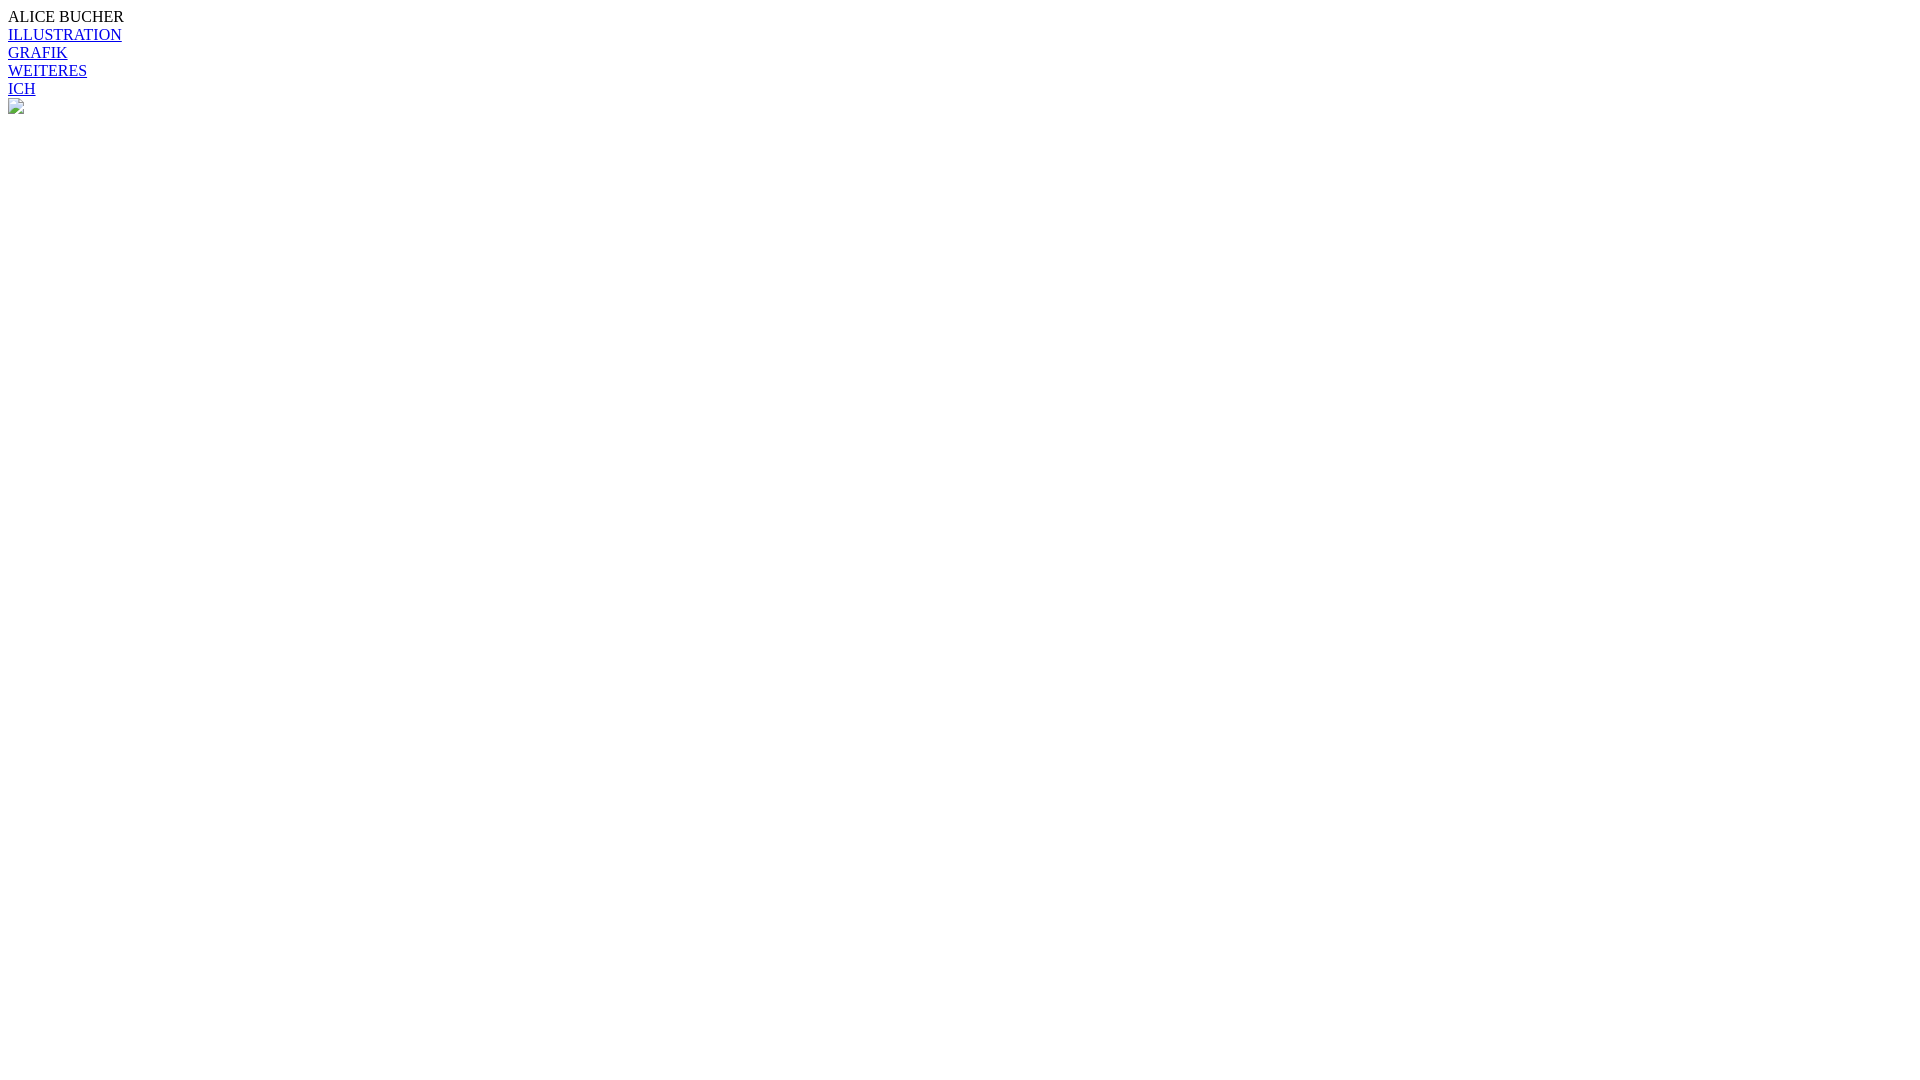  What do you see at coordinates (38, 51) in the screenshot?
I see `'GRAFIK'` at bounding box center [38, 51].